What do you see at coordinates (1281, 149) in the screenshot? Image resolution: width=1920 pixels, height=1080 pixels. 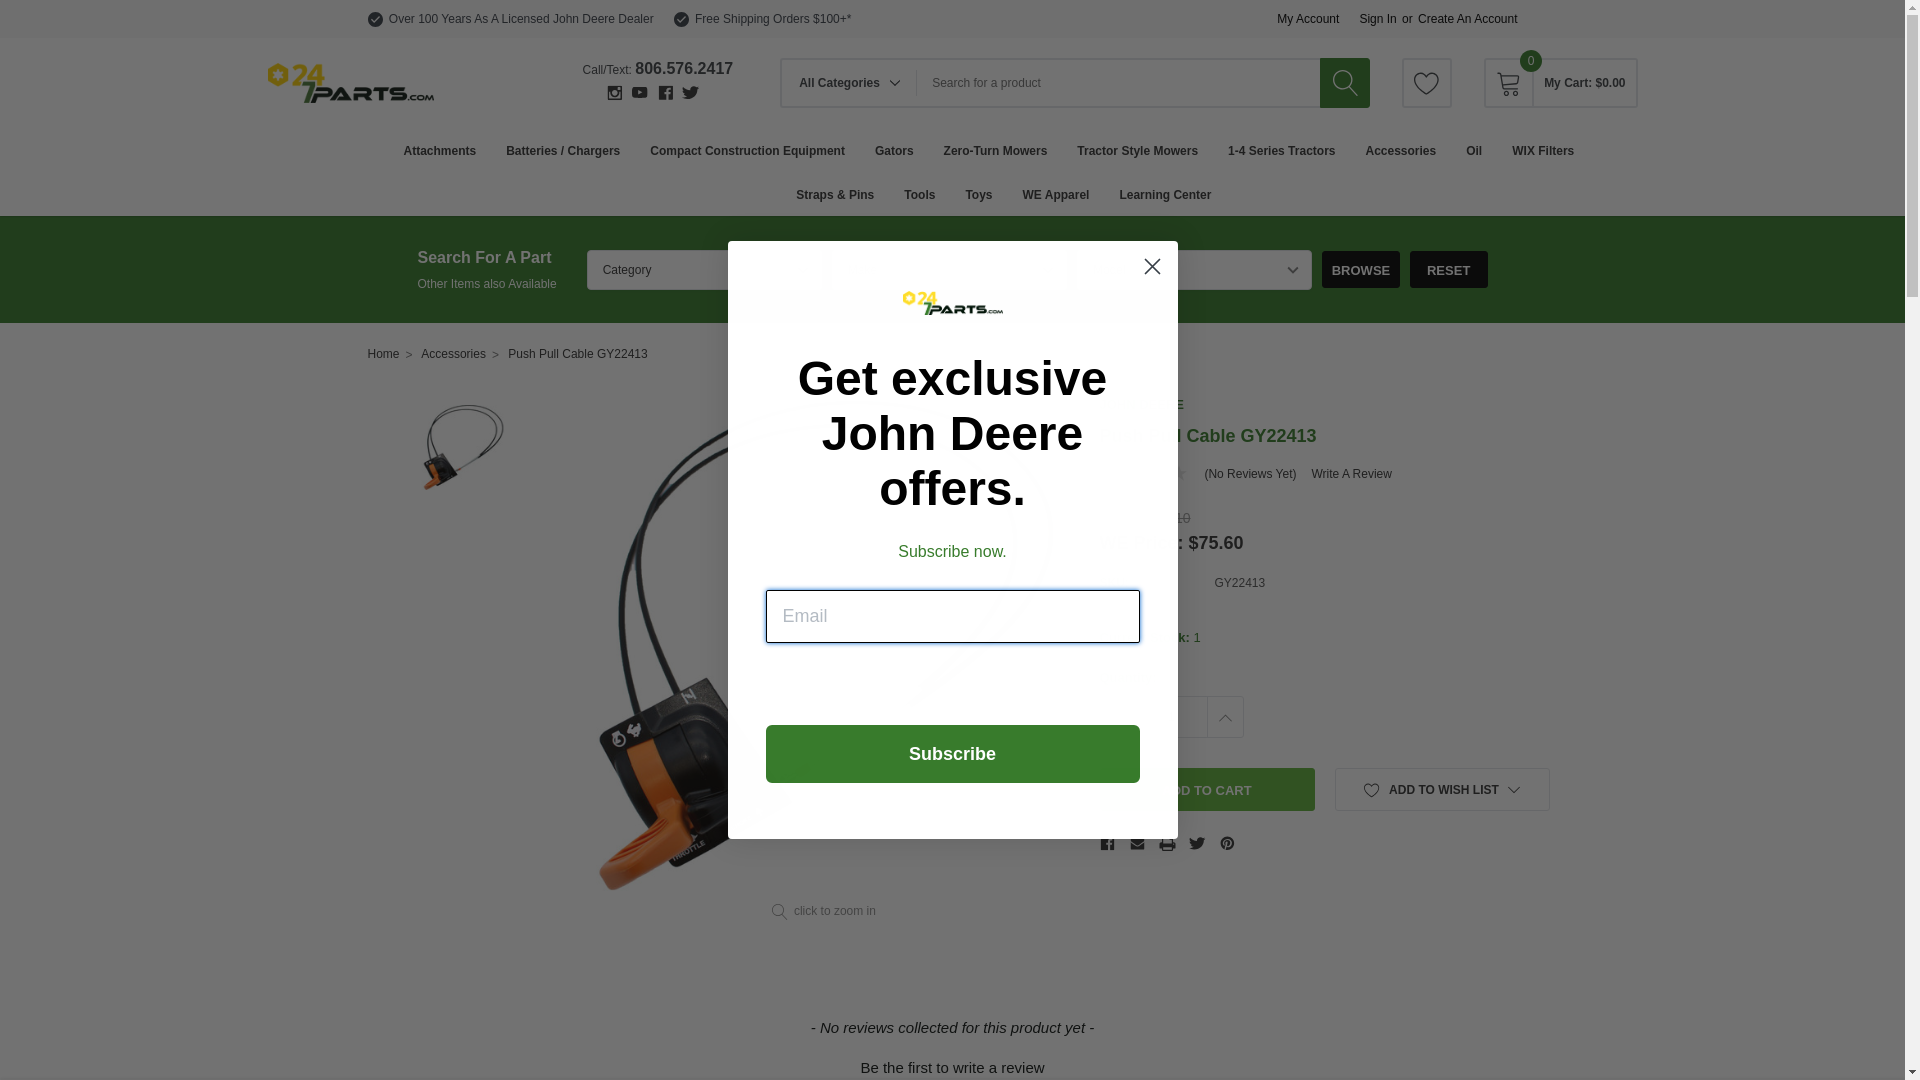 I see `'1-4 Series Tractors'` at bounding box center [1281, 149].